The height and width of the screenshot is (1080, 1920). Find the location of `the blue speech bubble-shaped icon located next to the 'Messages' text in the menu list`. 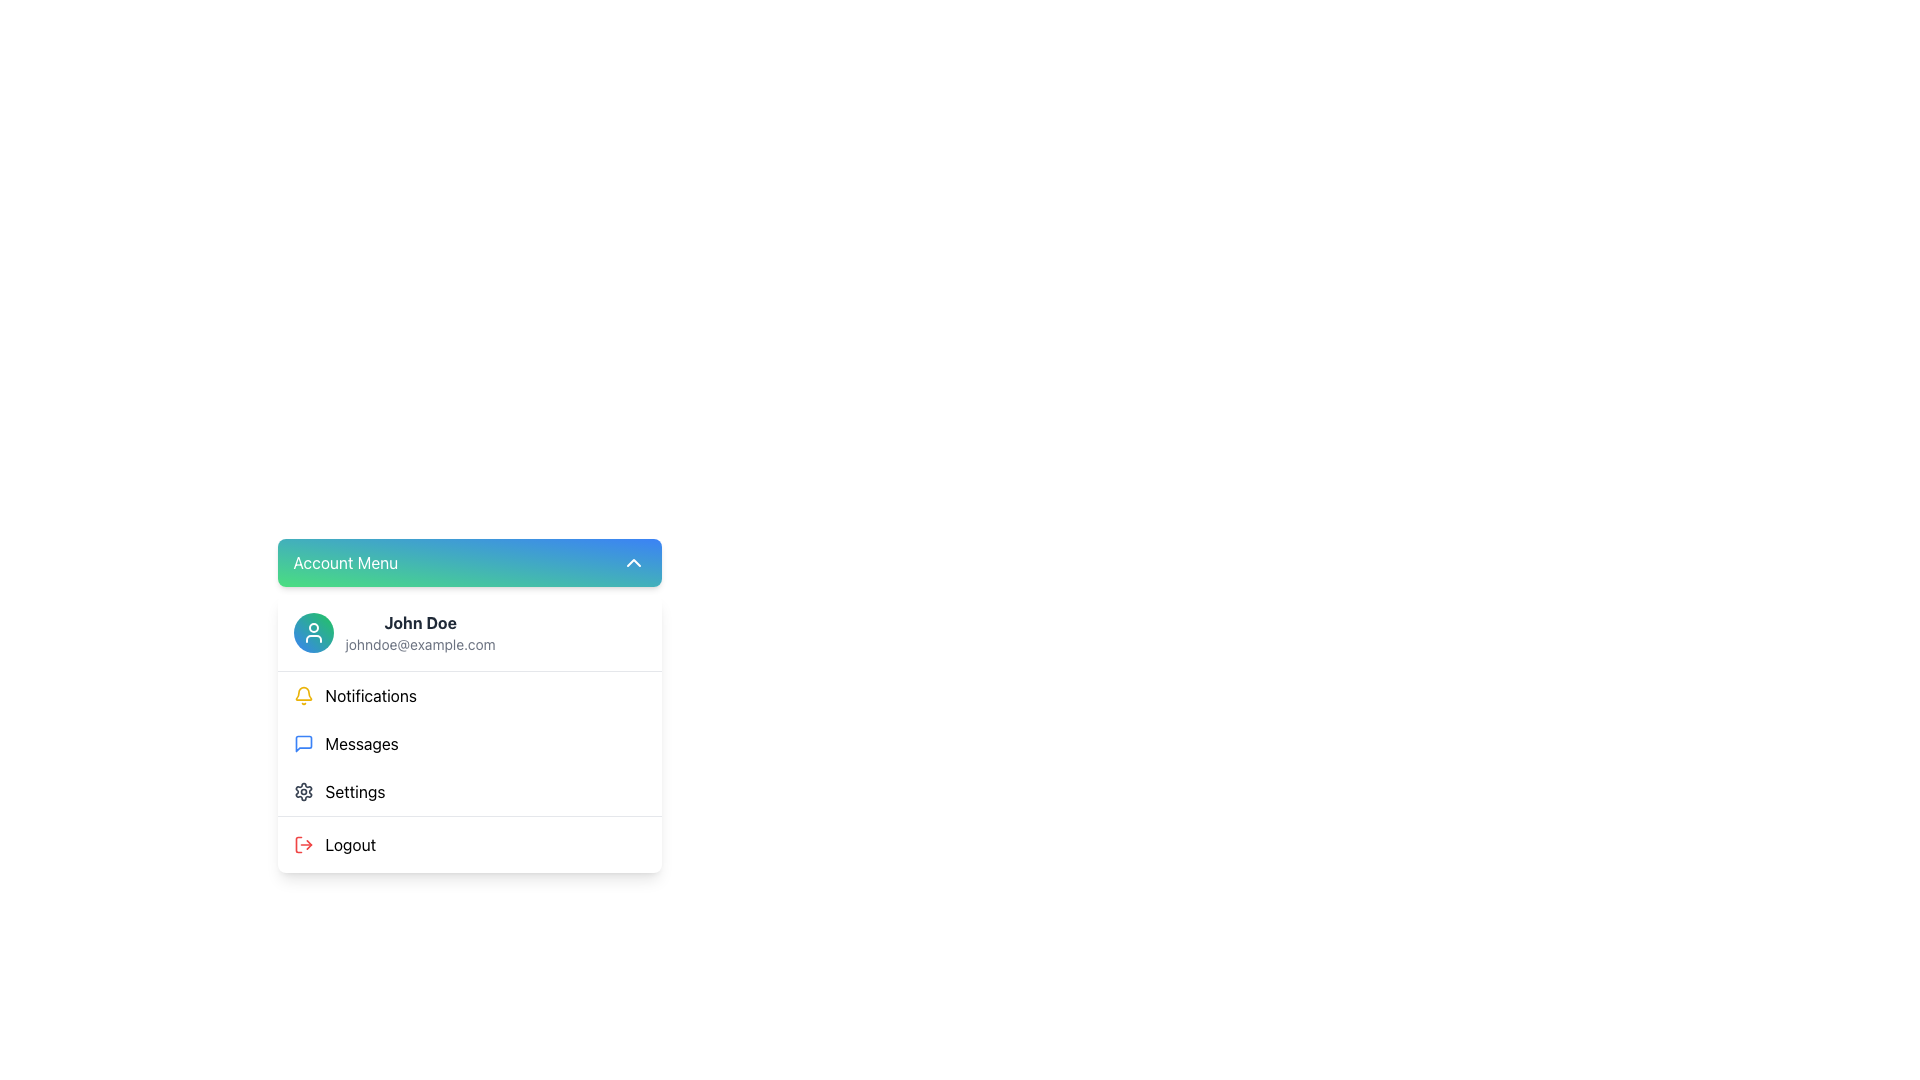

the blue speech bubble-shaped icon located next to the 'Messages' text in the menu list is located at coordinates (302, 744).